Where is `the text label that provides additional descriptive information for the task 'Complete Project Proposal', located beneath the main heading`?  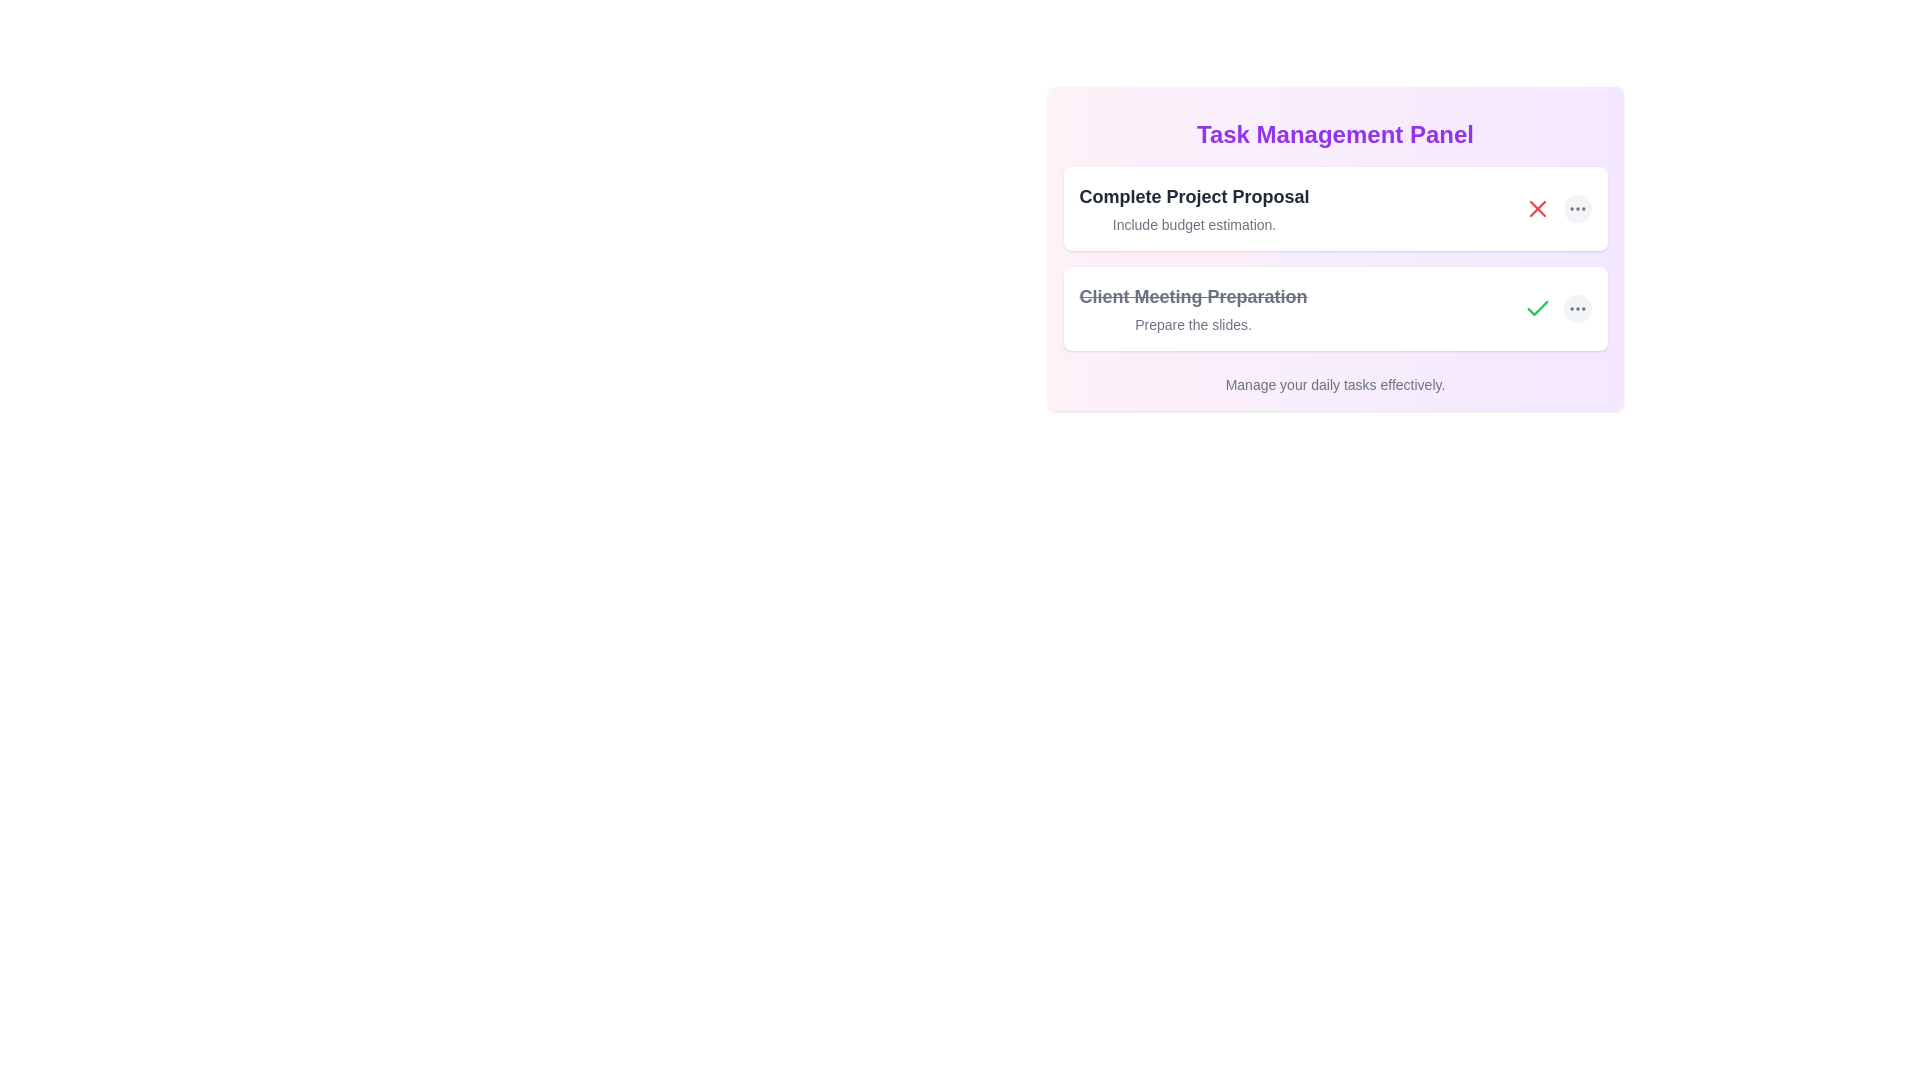
the text label that provides additional descriptive information for the task 'Complete Project Proposal', located beneath the main heading is located at coordinates (1194, 224).